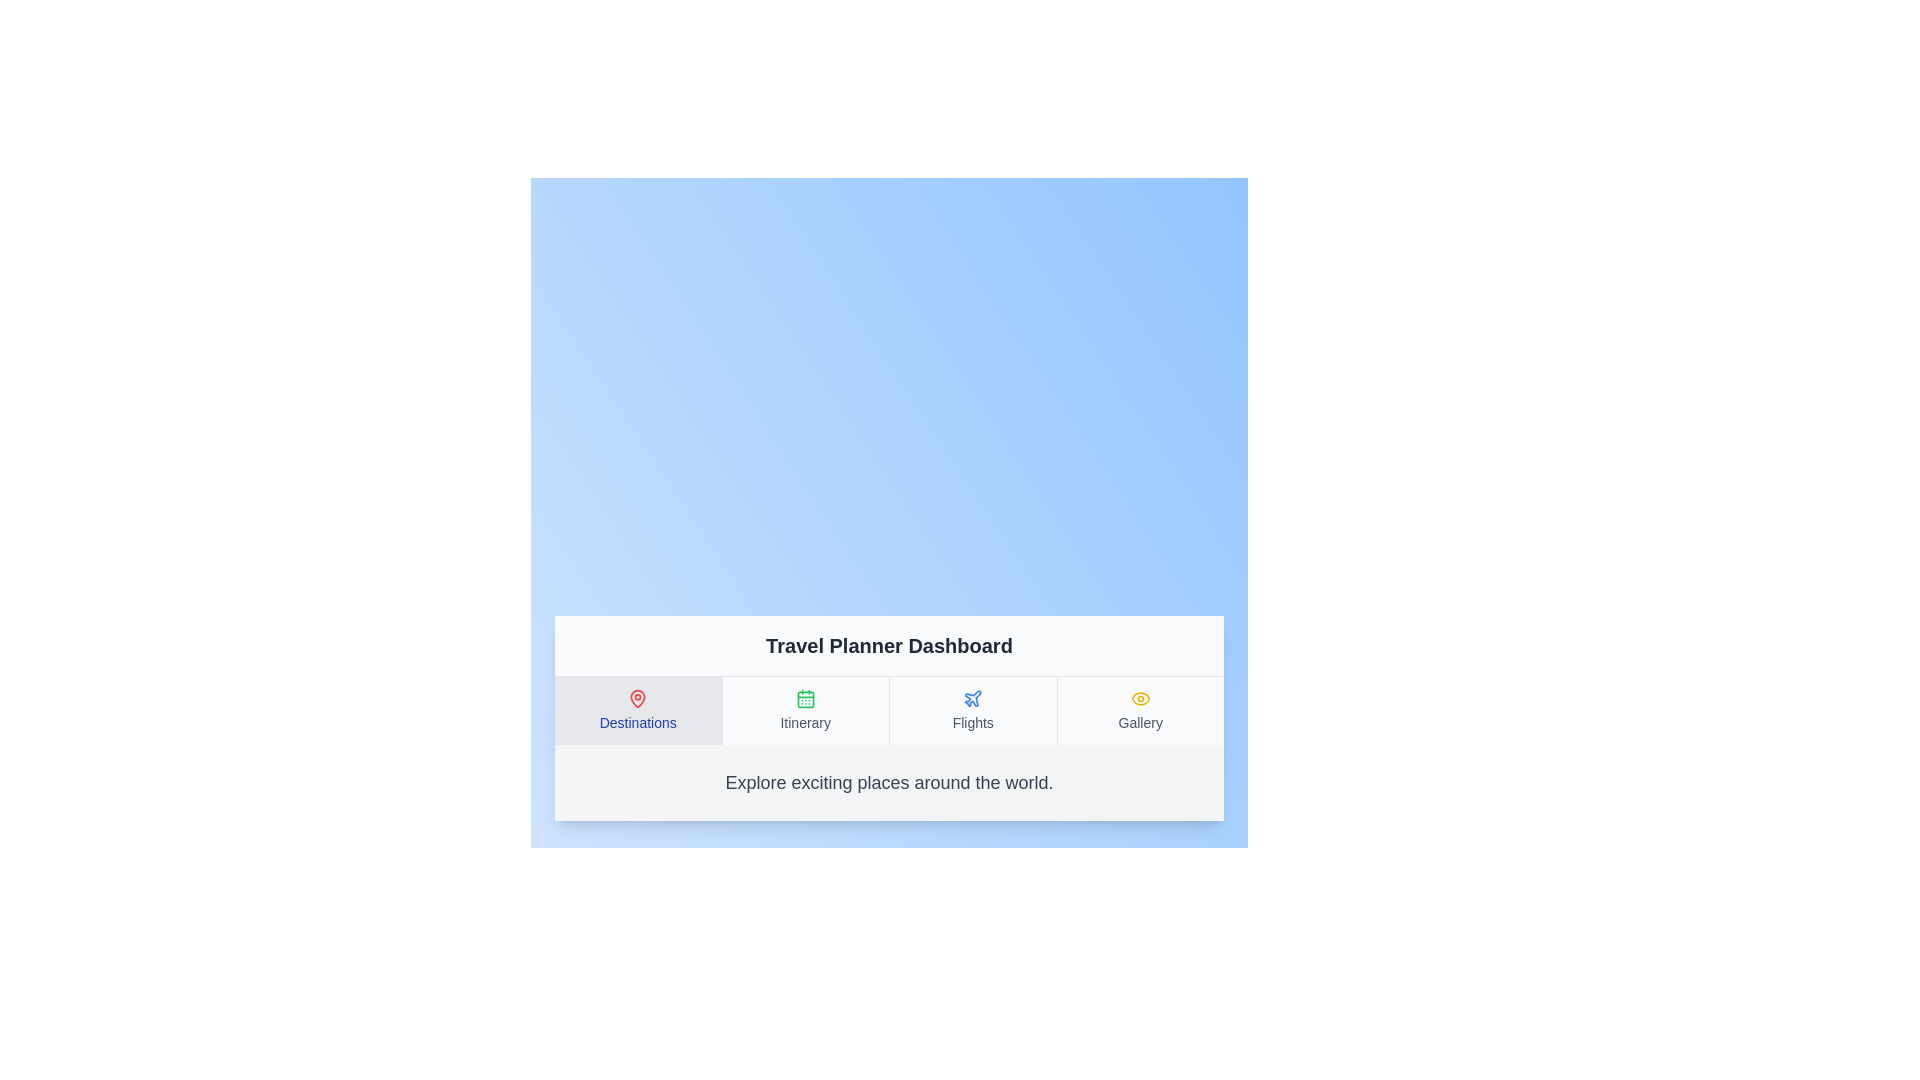 Image resolution: width=1920 pixels, height=1080 pixels. What do you see at coordinates (973, 722) in the screenshot?
I see `the 'Flights' text label` at bounding box center [973, 722].